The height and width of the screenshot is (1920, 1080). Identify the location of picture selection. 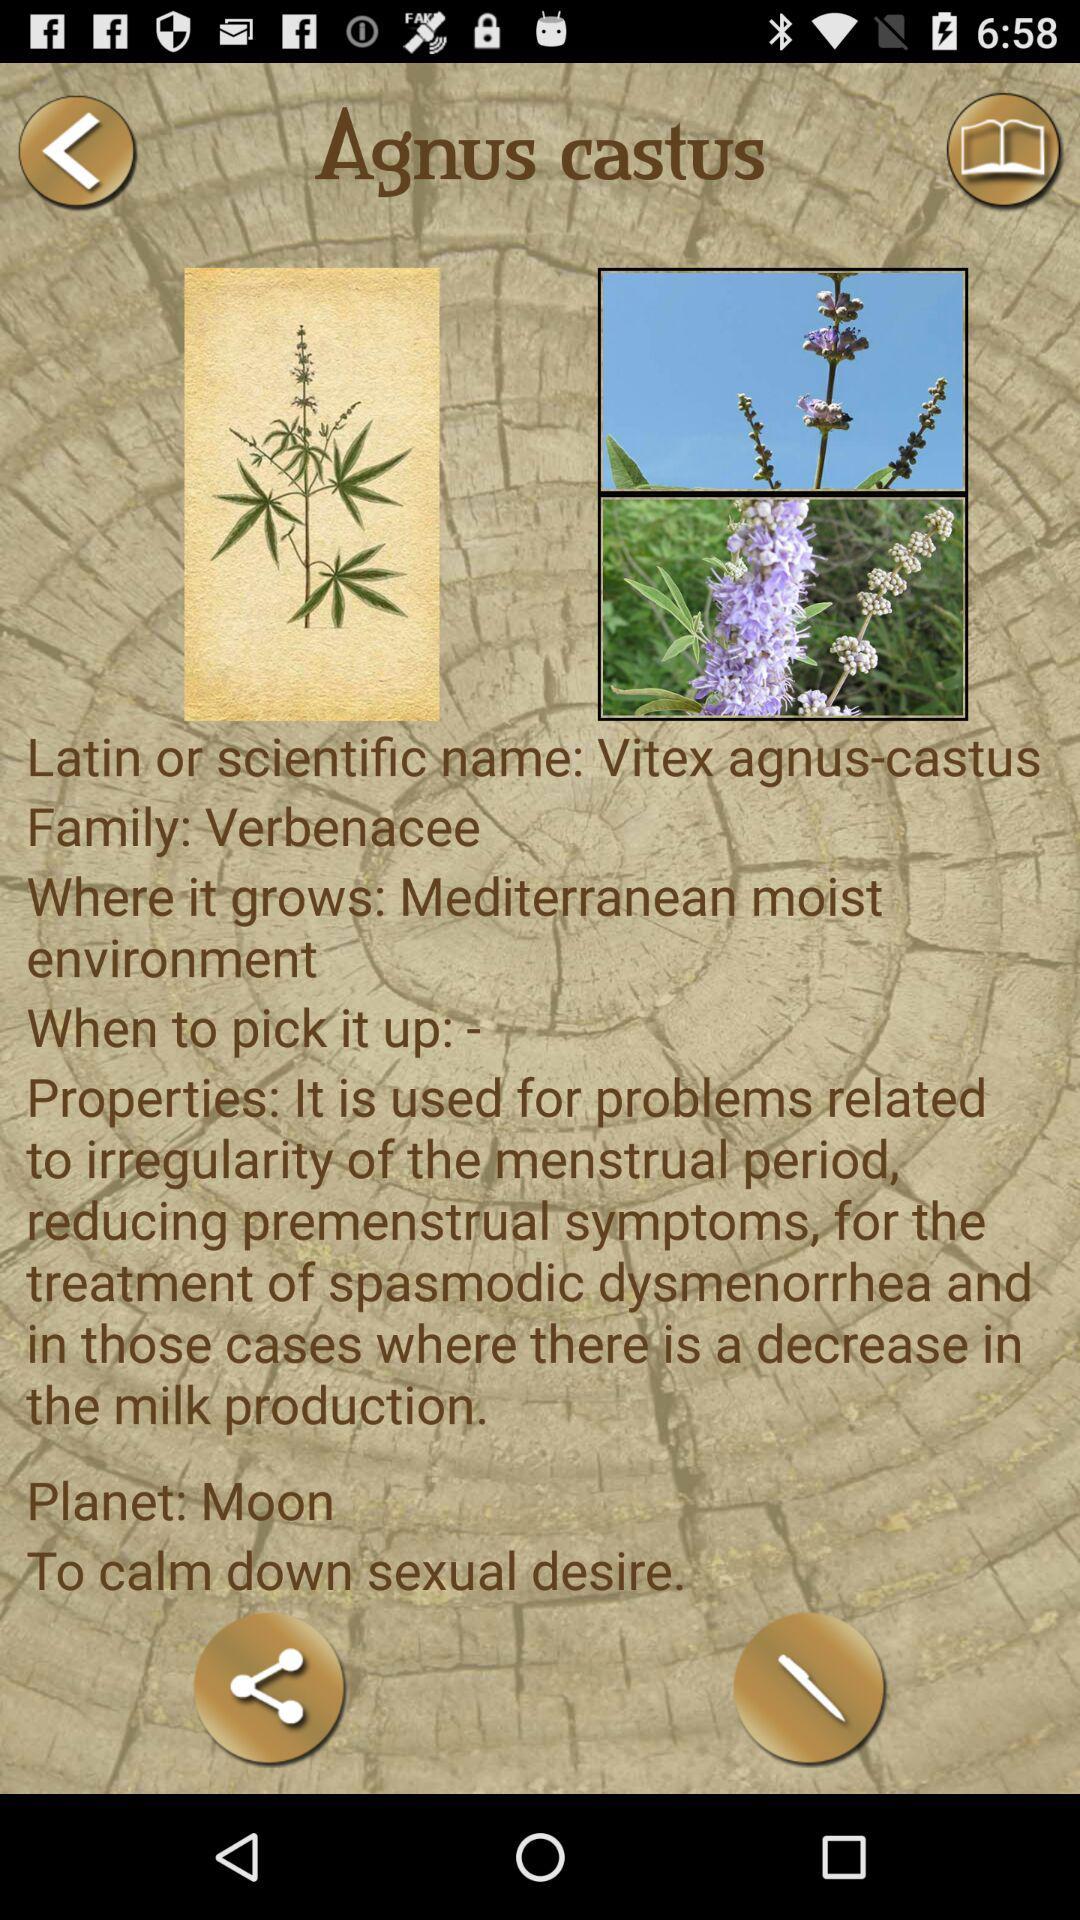
(312, 494).